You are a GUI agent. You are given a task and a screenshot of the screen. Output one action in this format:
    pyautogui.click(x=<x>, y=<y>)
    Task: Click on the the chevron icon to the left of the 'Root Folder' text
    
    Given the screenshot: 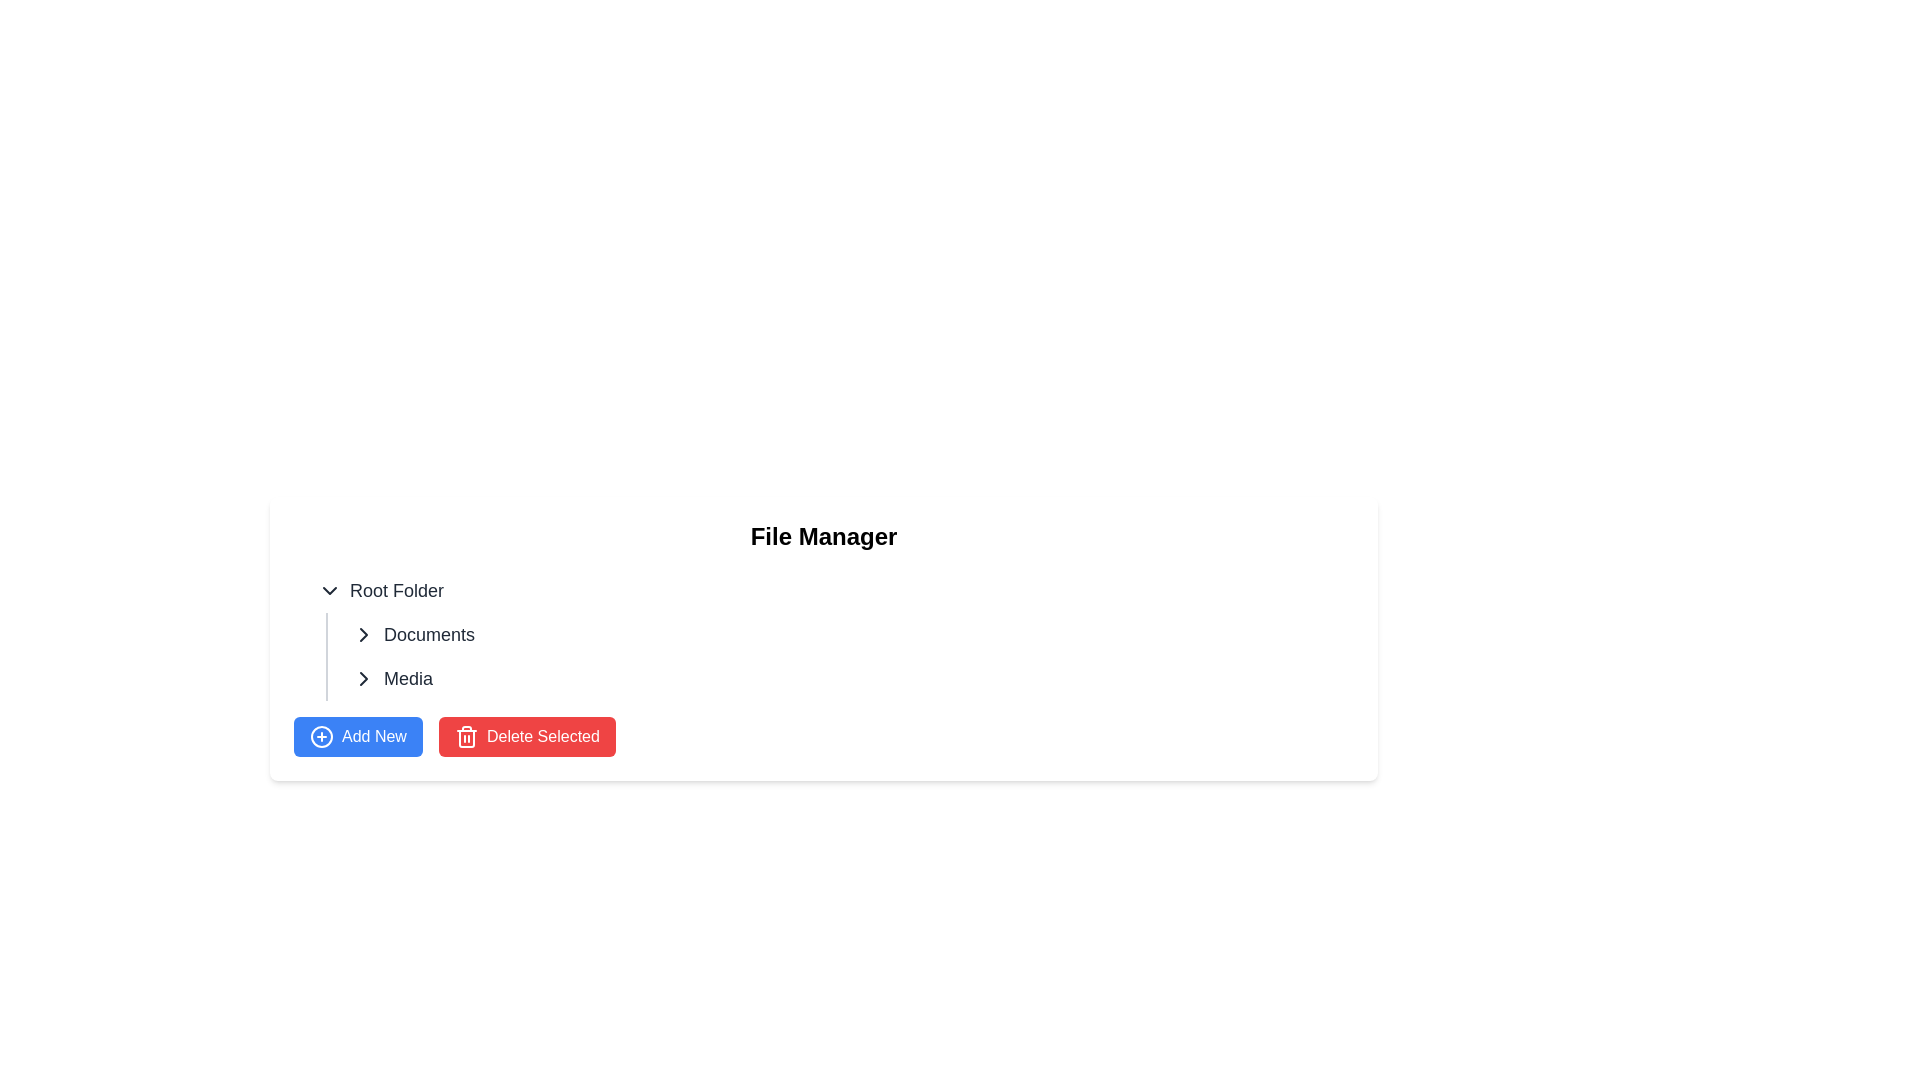 What is the action you would take?
    pyautogui.click(x=330, y=589)
    